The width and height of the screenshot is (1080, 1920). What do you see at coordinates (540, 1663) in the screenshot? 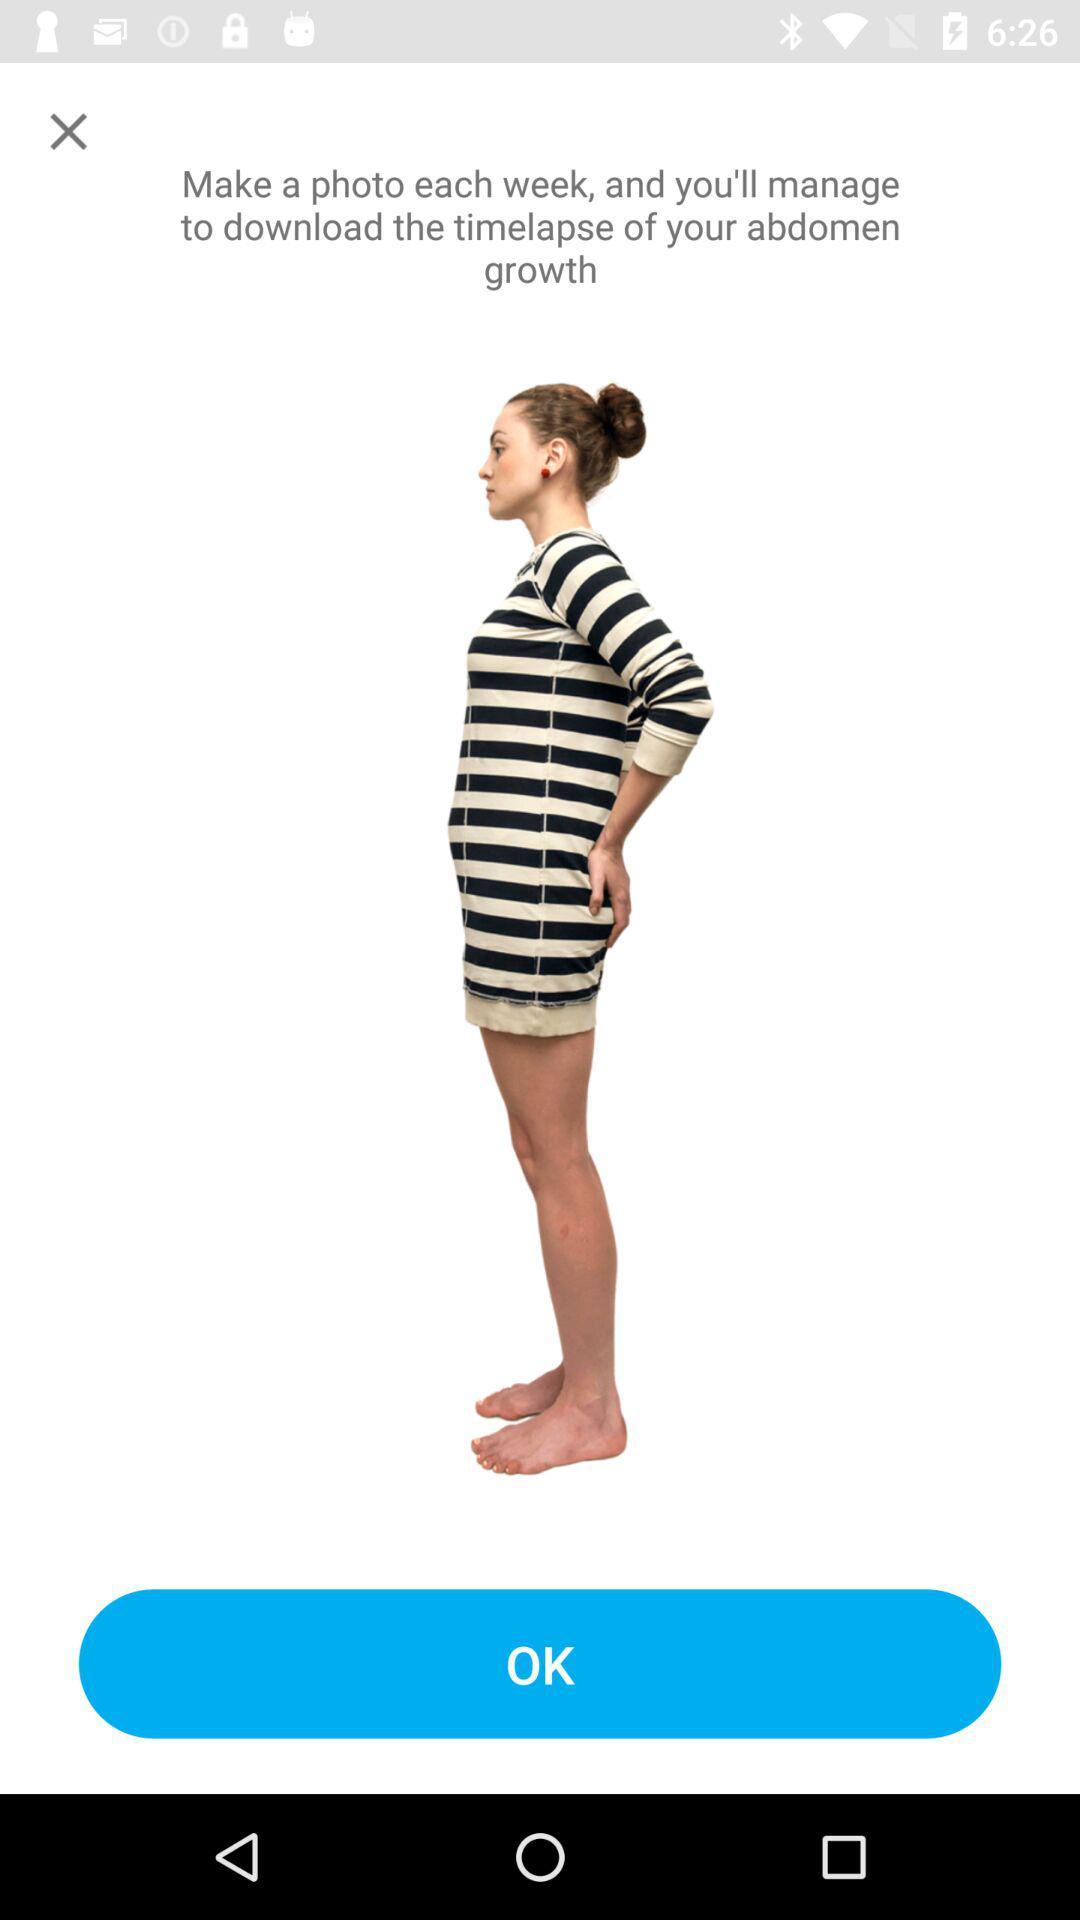
I see `the ok icon` at bounding box center [540, 1663].